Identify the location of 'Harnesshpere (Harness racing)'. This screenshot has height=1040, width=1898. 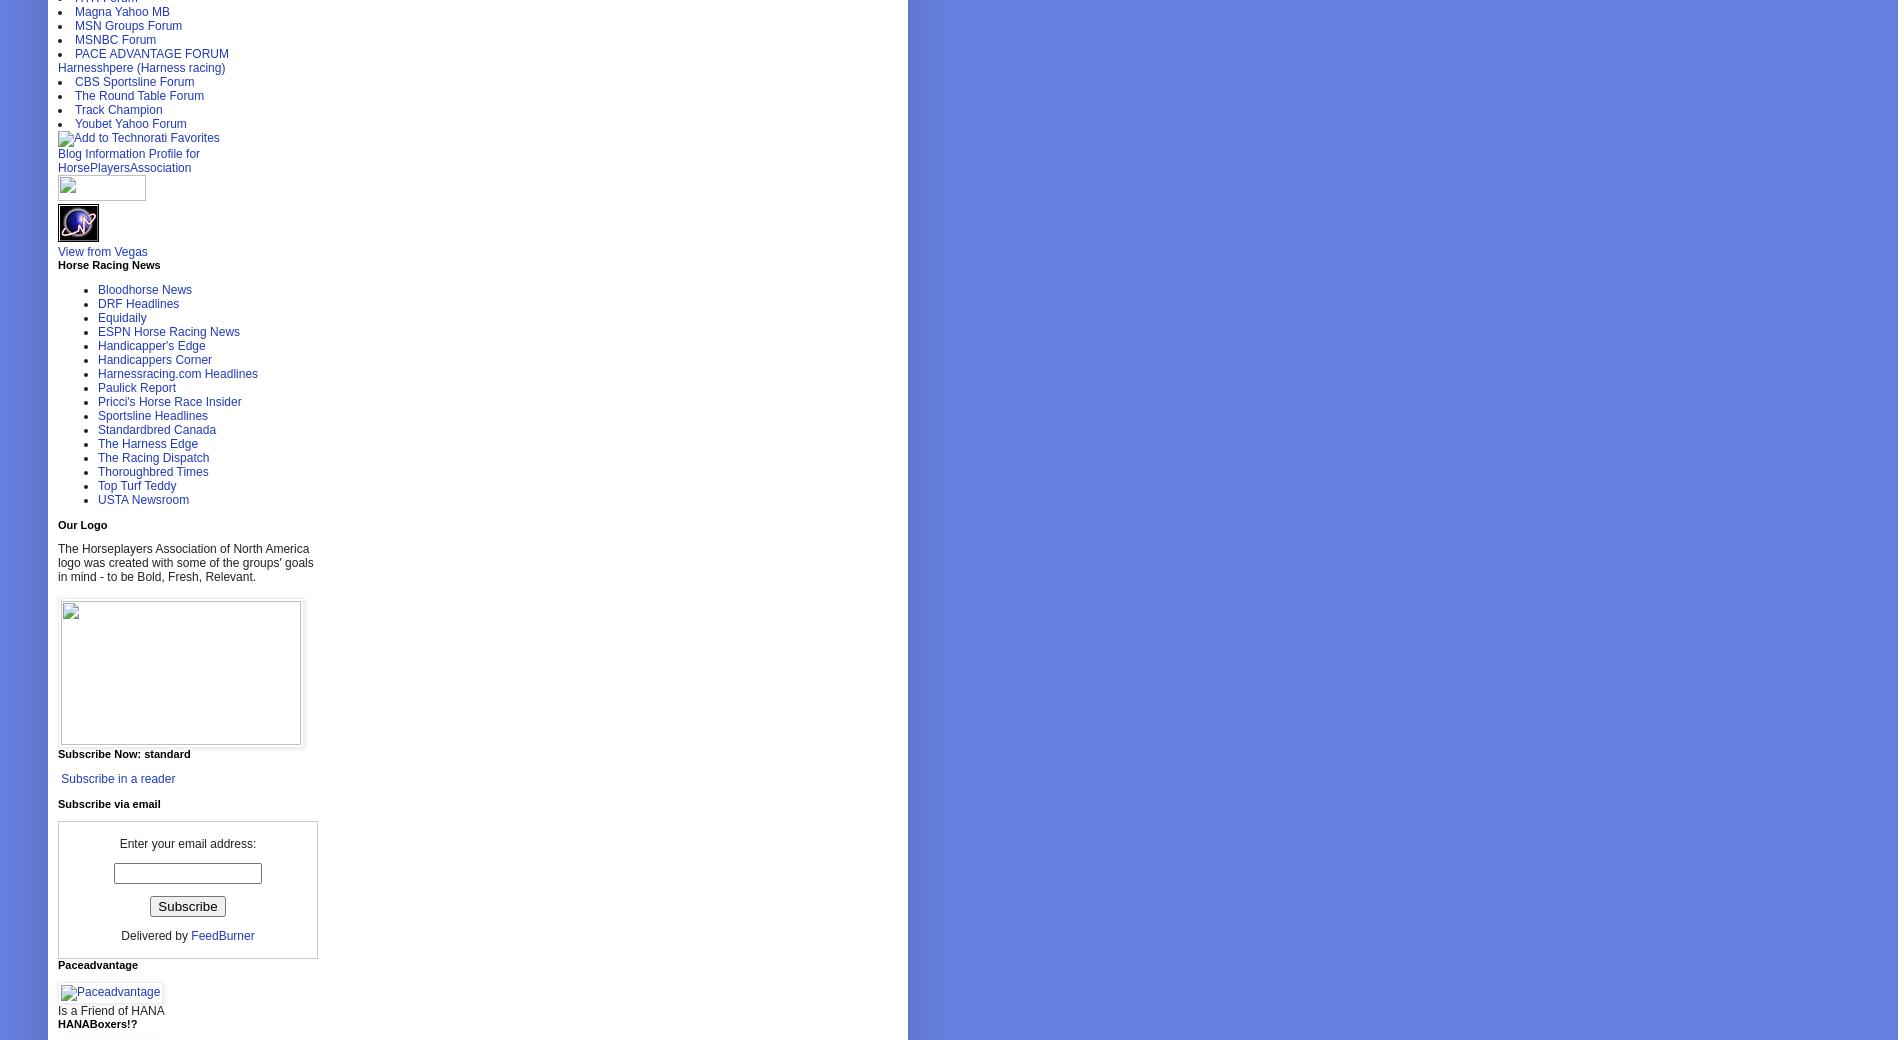
(141, 67).